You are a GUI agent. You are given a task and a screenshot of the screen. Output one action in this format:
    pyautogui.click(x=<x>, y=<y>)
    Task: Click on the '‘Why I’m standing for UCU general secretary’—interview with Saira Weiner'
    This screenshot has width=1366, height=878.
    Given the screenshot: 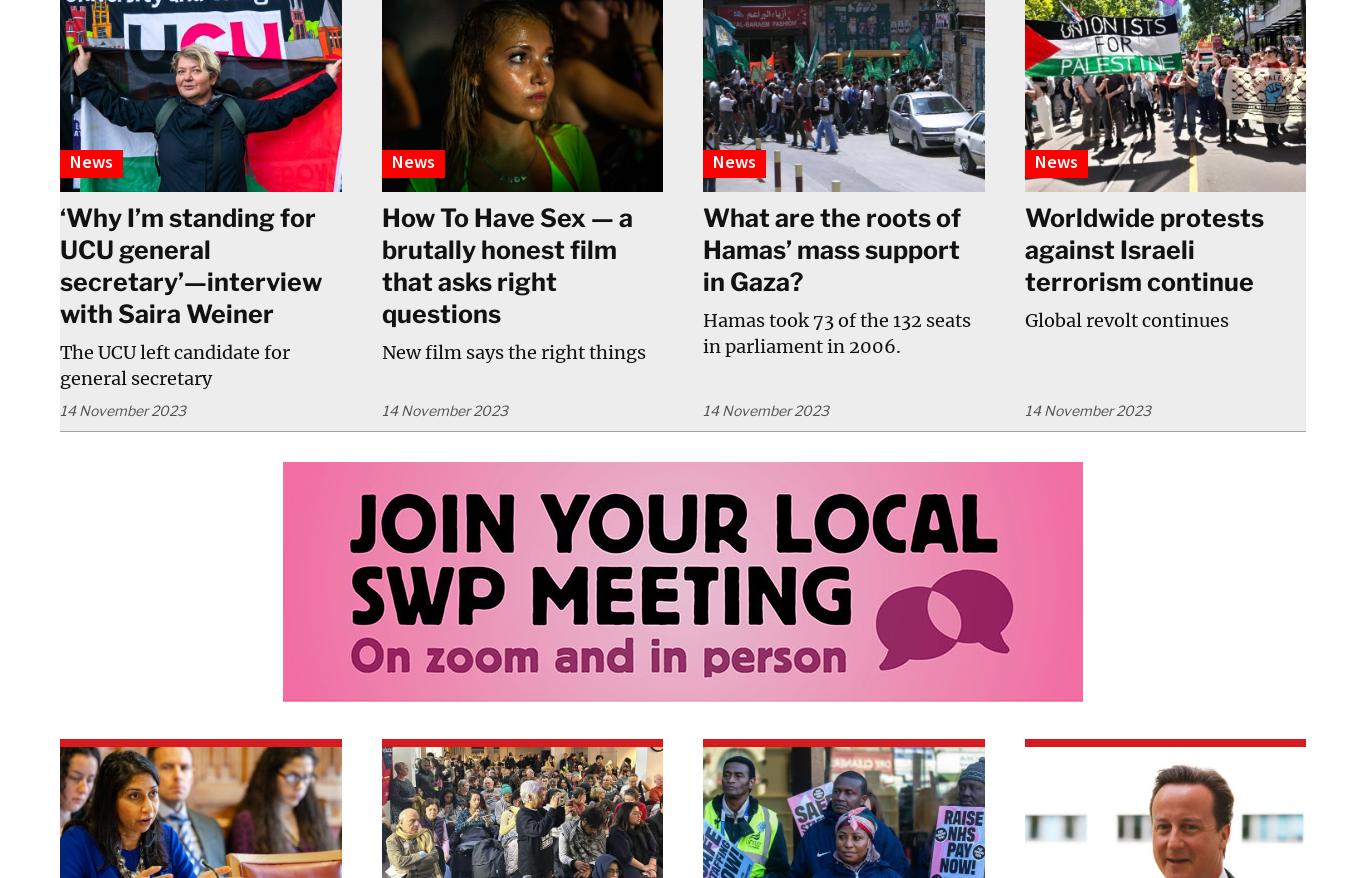 What is the action you would take?
    pyautogui.click(x=189, y=265)
    